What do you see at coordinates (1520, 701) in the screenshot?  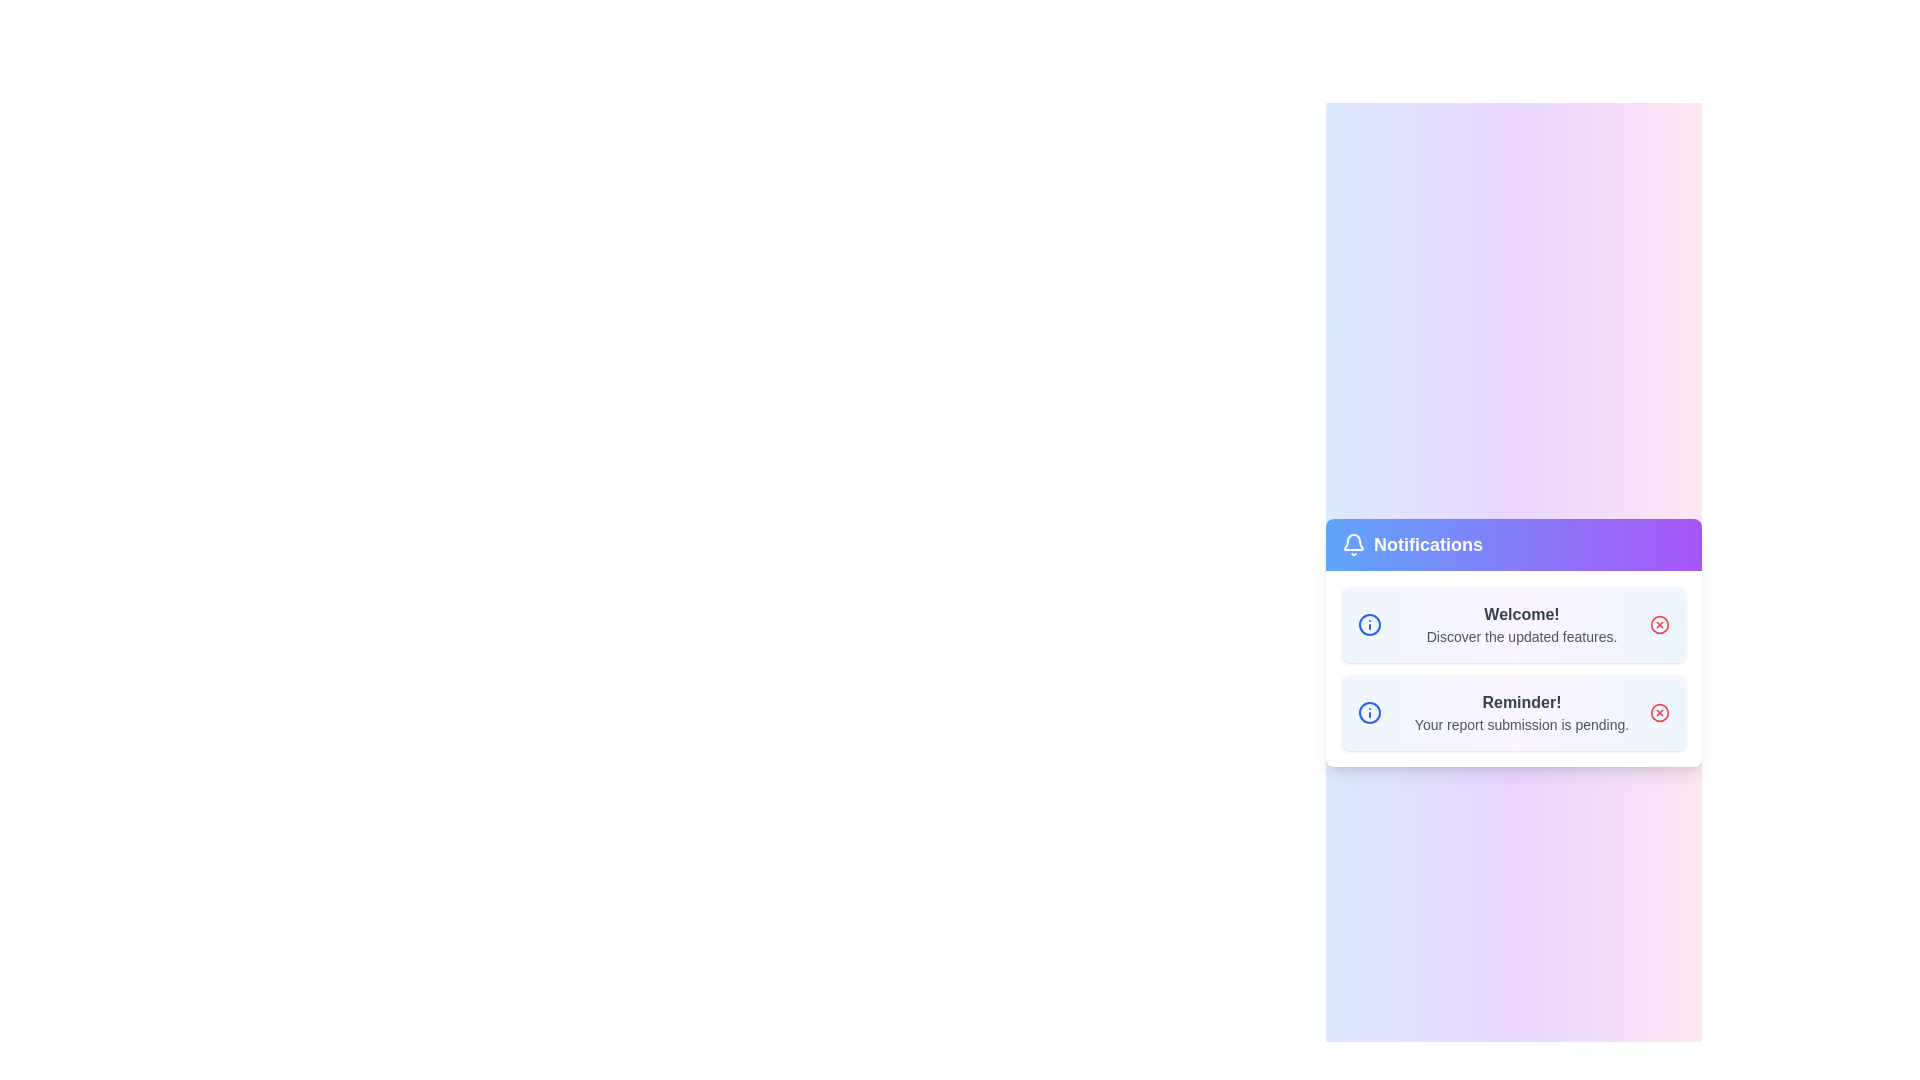 I see `the 'Reminder!' text label, which is styled in a semi-bold font and grayish-blue color, positioned as the header of a notification card` at bounding box center [1520, 701].